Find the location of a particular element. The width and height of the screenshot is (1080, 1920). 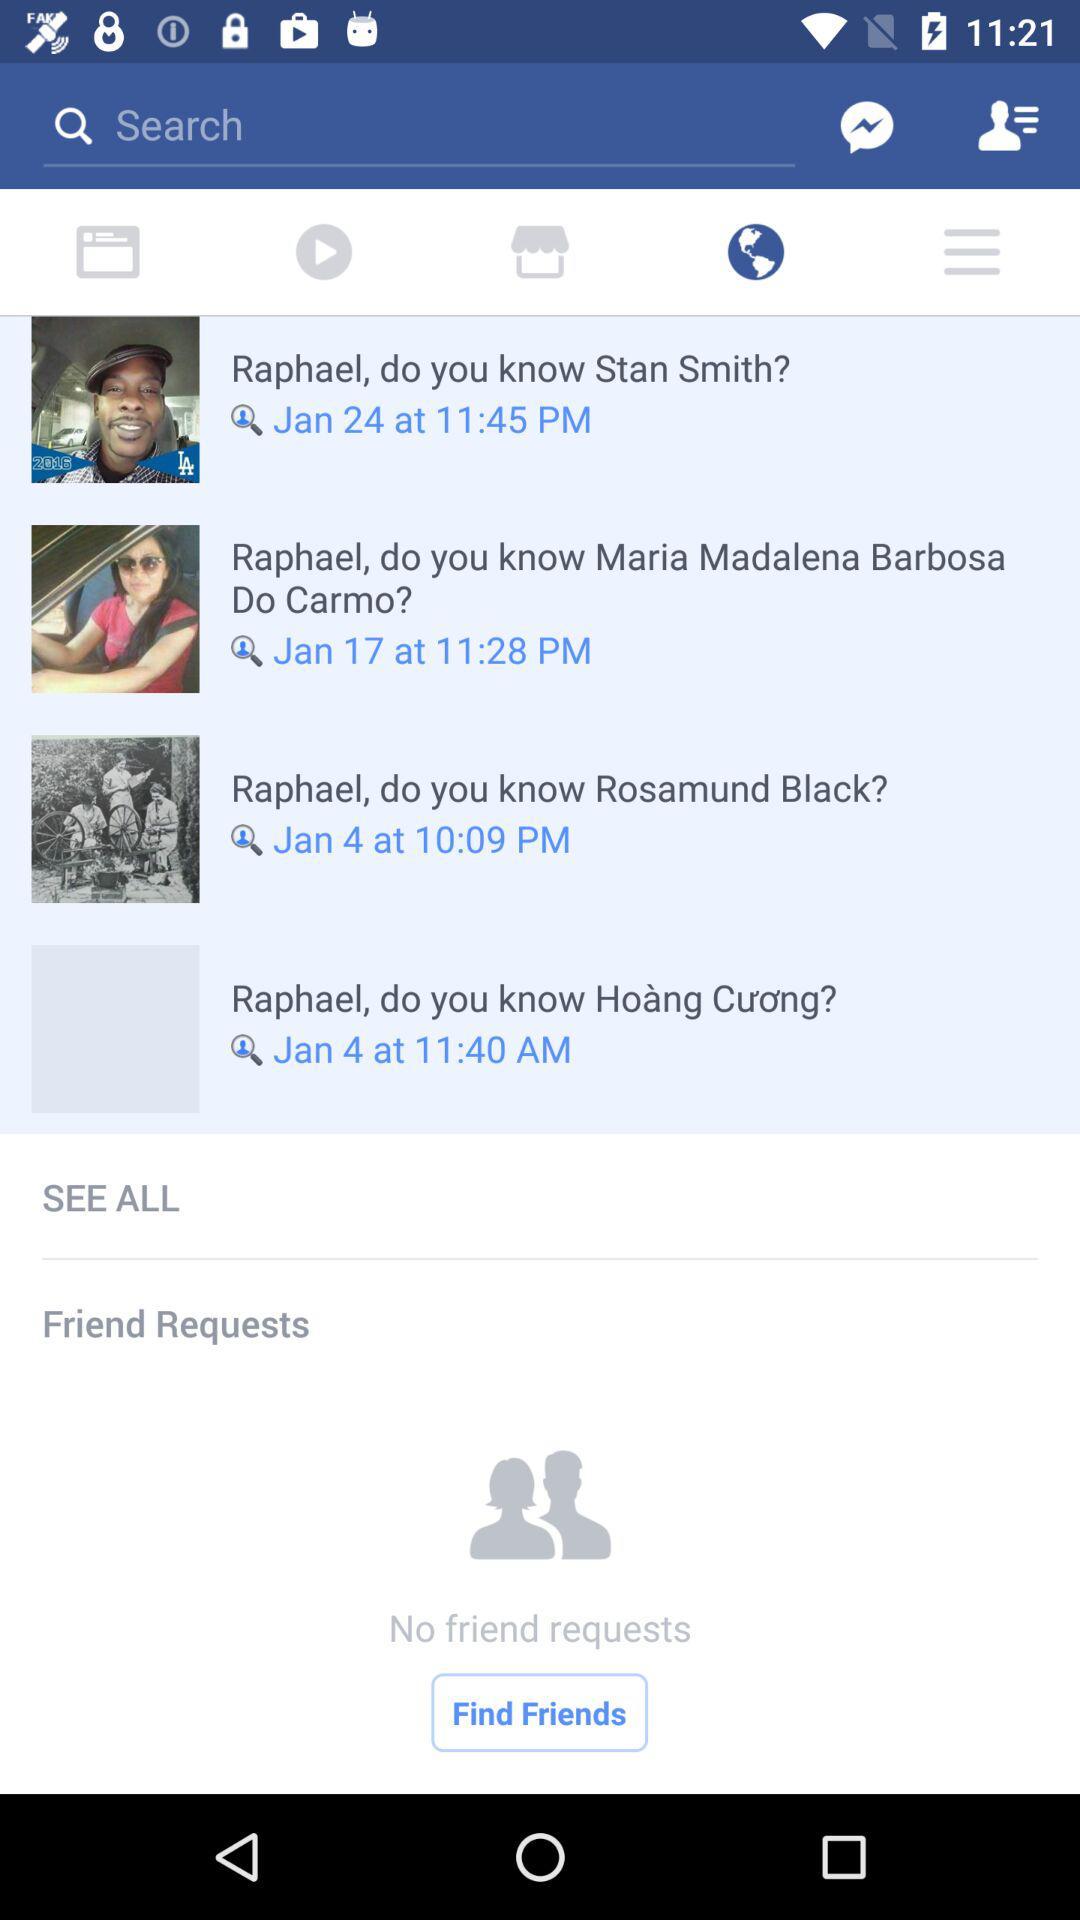

the menu icon is located at coordinates (971, 251).